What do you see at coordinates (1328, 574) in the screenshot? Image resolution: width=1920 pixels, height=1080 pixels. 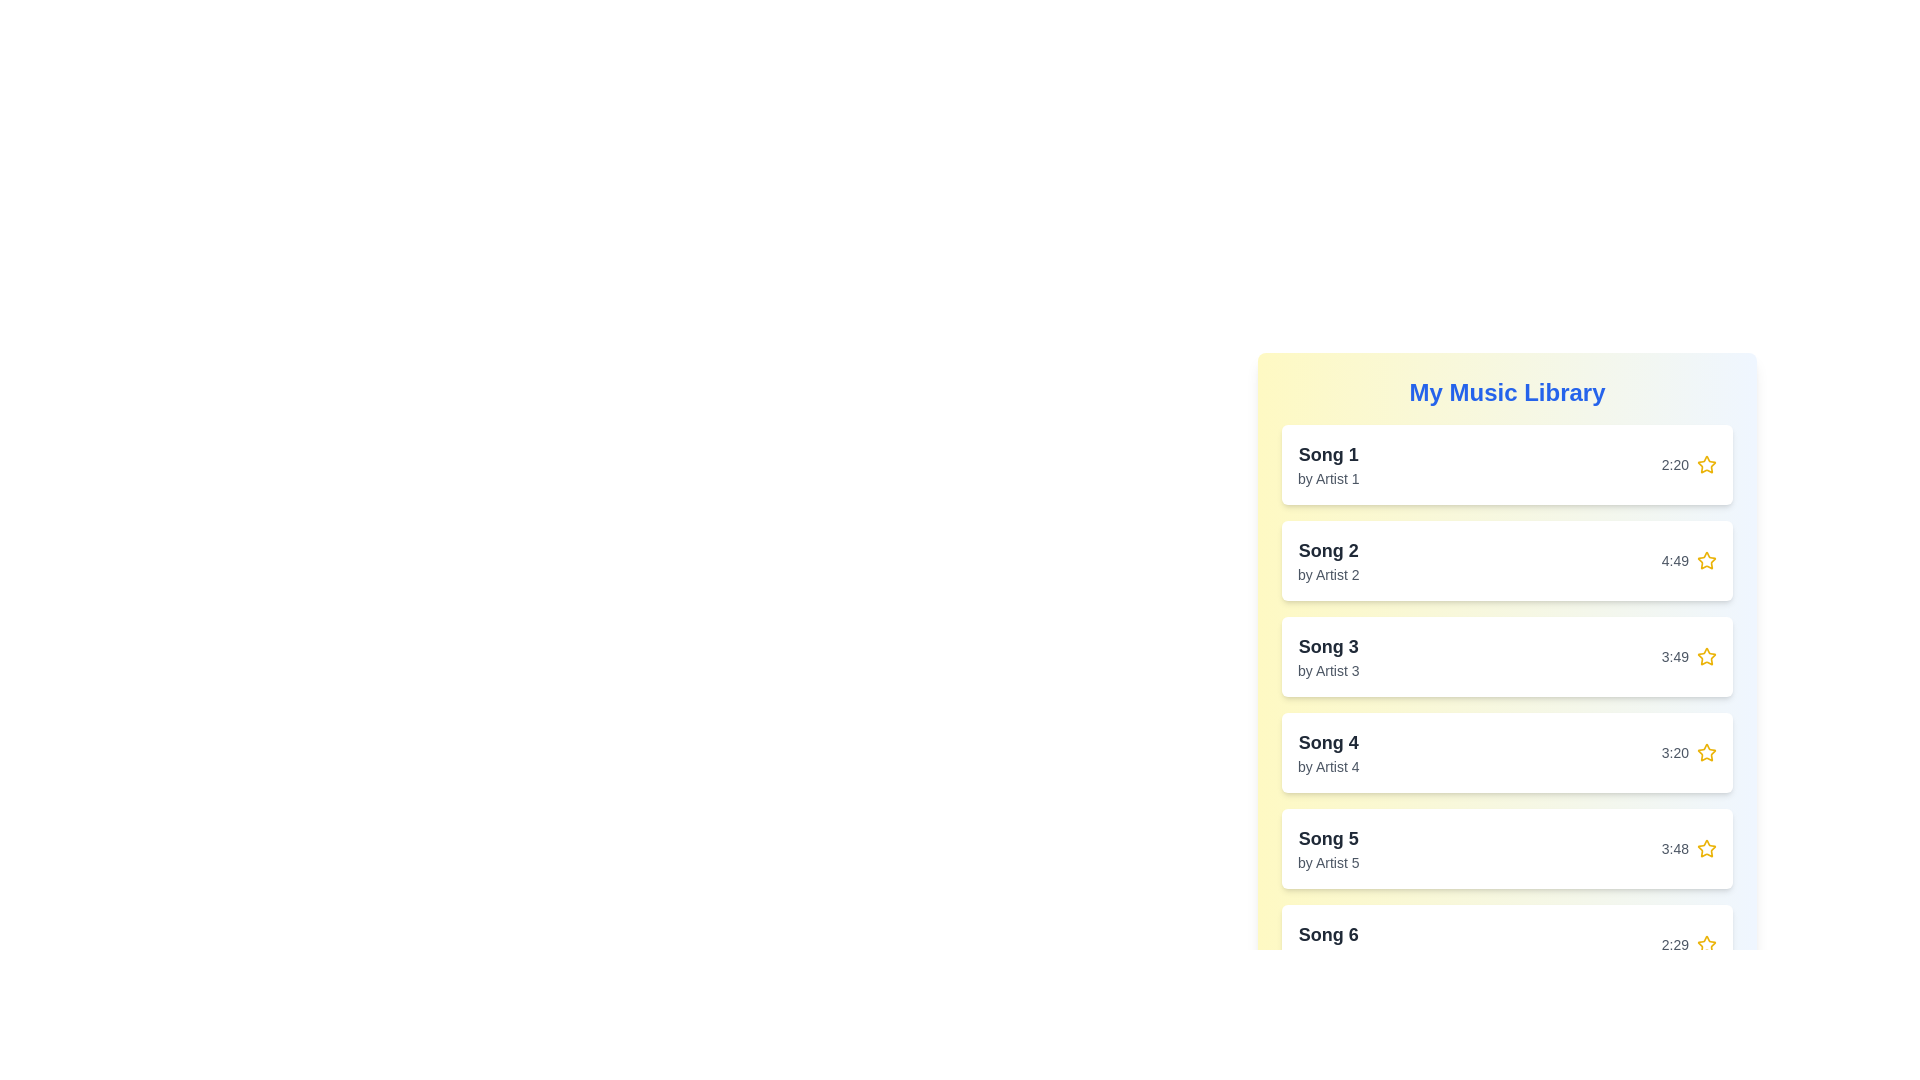 I see `the Text label that indicates the artist associated with the song 'Song 2', positioned below the title 'Song 2' in the music list` at bounding box center [1328, 574].